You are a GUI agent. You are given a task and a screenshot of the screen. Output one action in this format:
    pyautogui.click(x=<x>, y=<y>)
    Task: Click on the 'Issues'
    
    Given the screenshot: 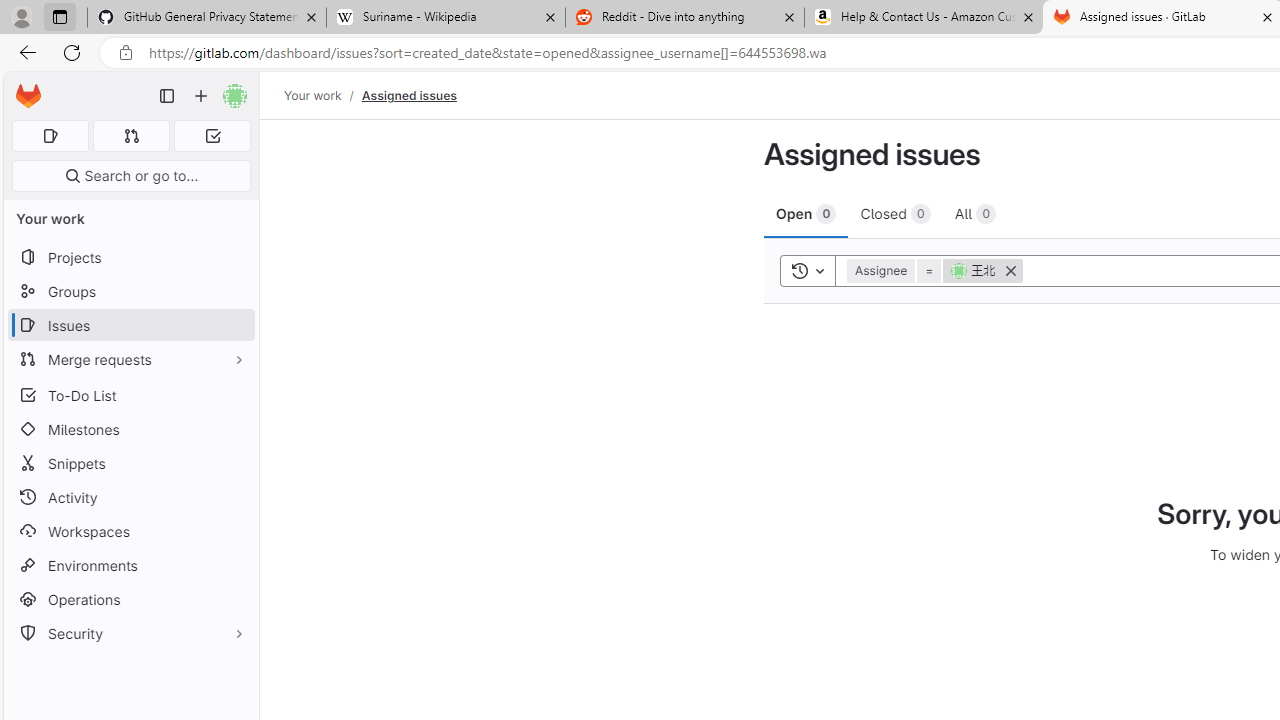 What is the action you would take?
    pyautogui.click(x=130, y=324)
    